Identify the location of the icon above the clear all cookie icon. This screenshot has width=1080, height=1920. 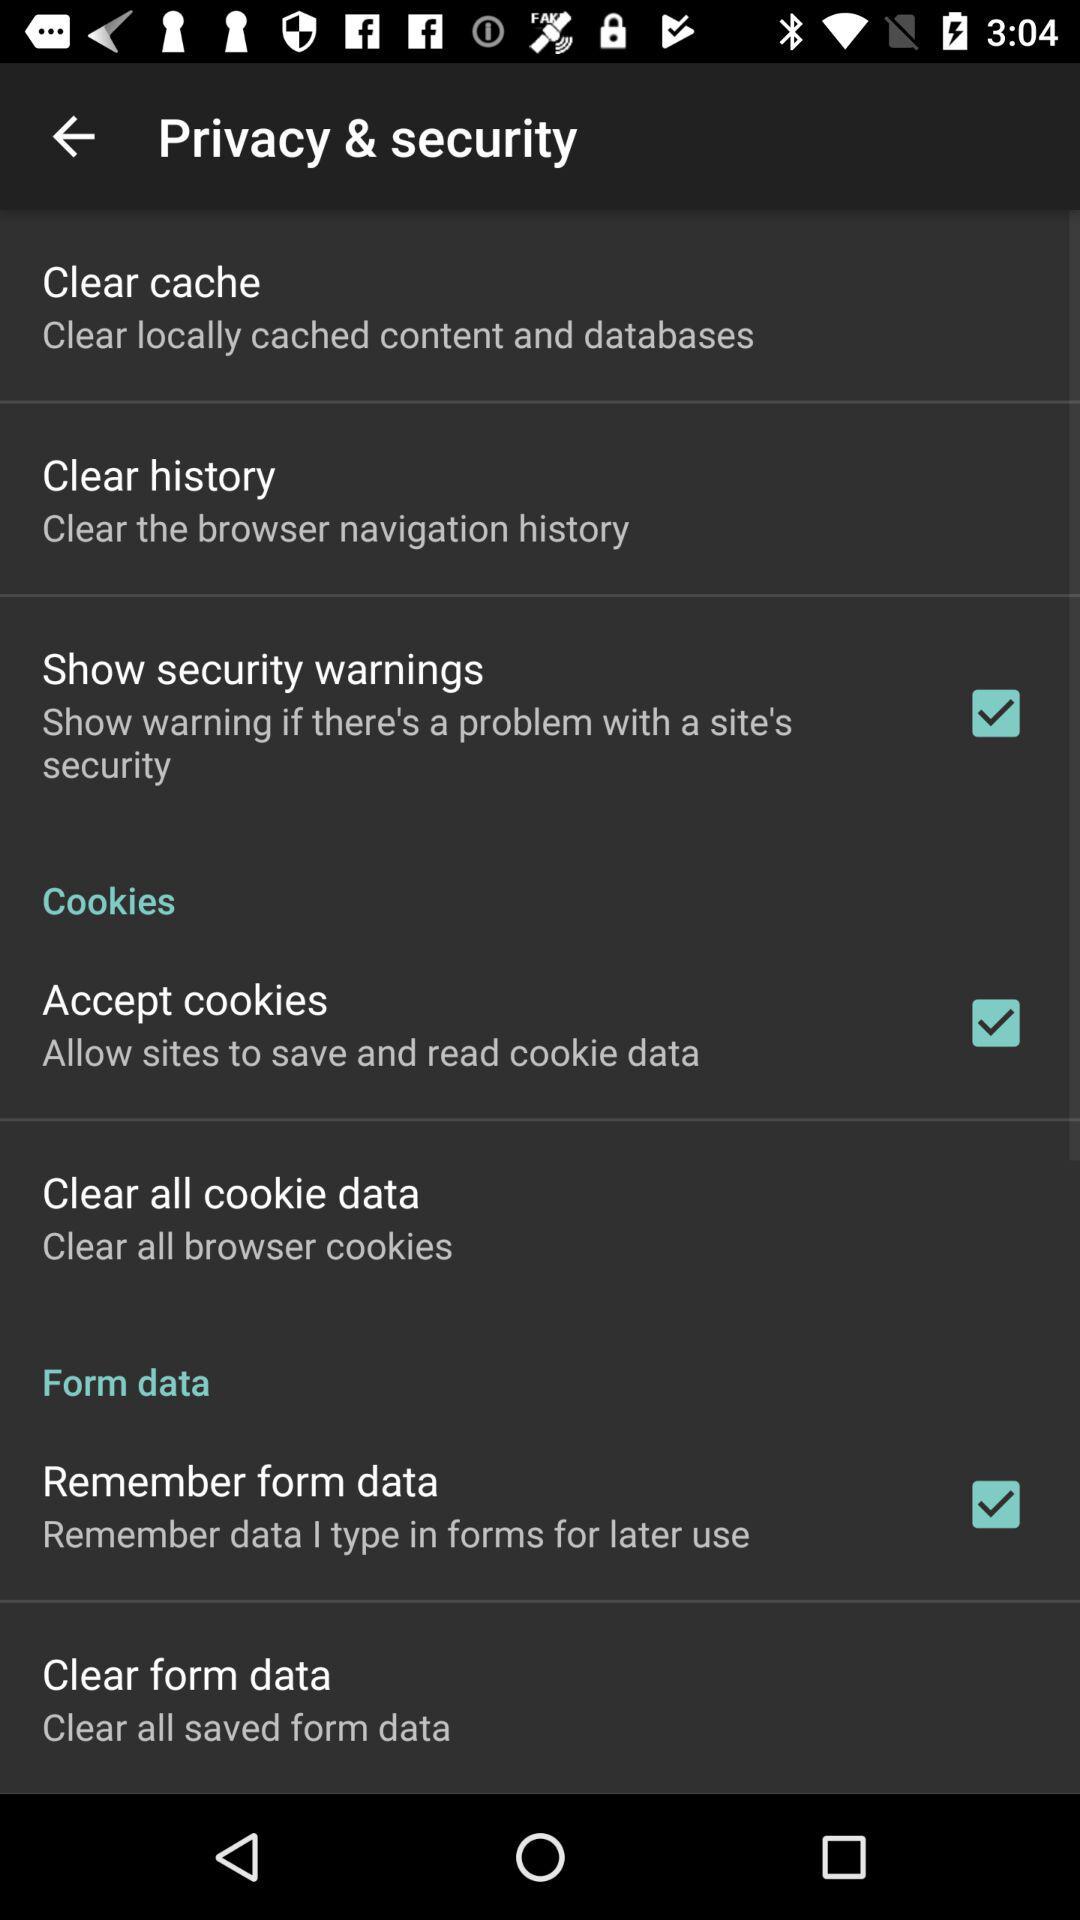
(371, 1050).